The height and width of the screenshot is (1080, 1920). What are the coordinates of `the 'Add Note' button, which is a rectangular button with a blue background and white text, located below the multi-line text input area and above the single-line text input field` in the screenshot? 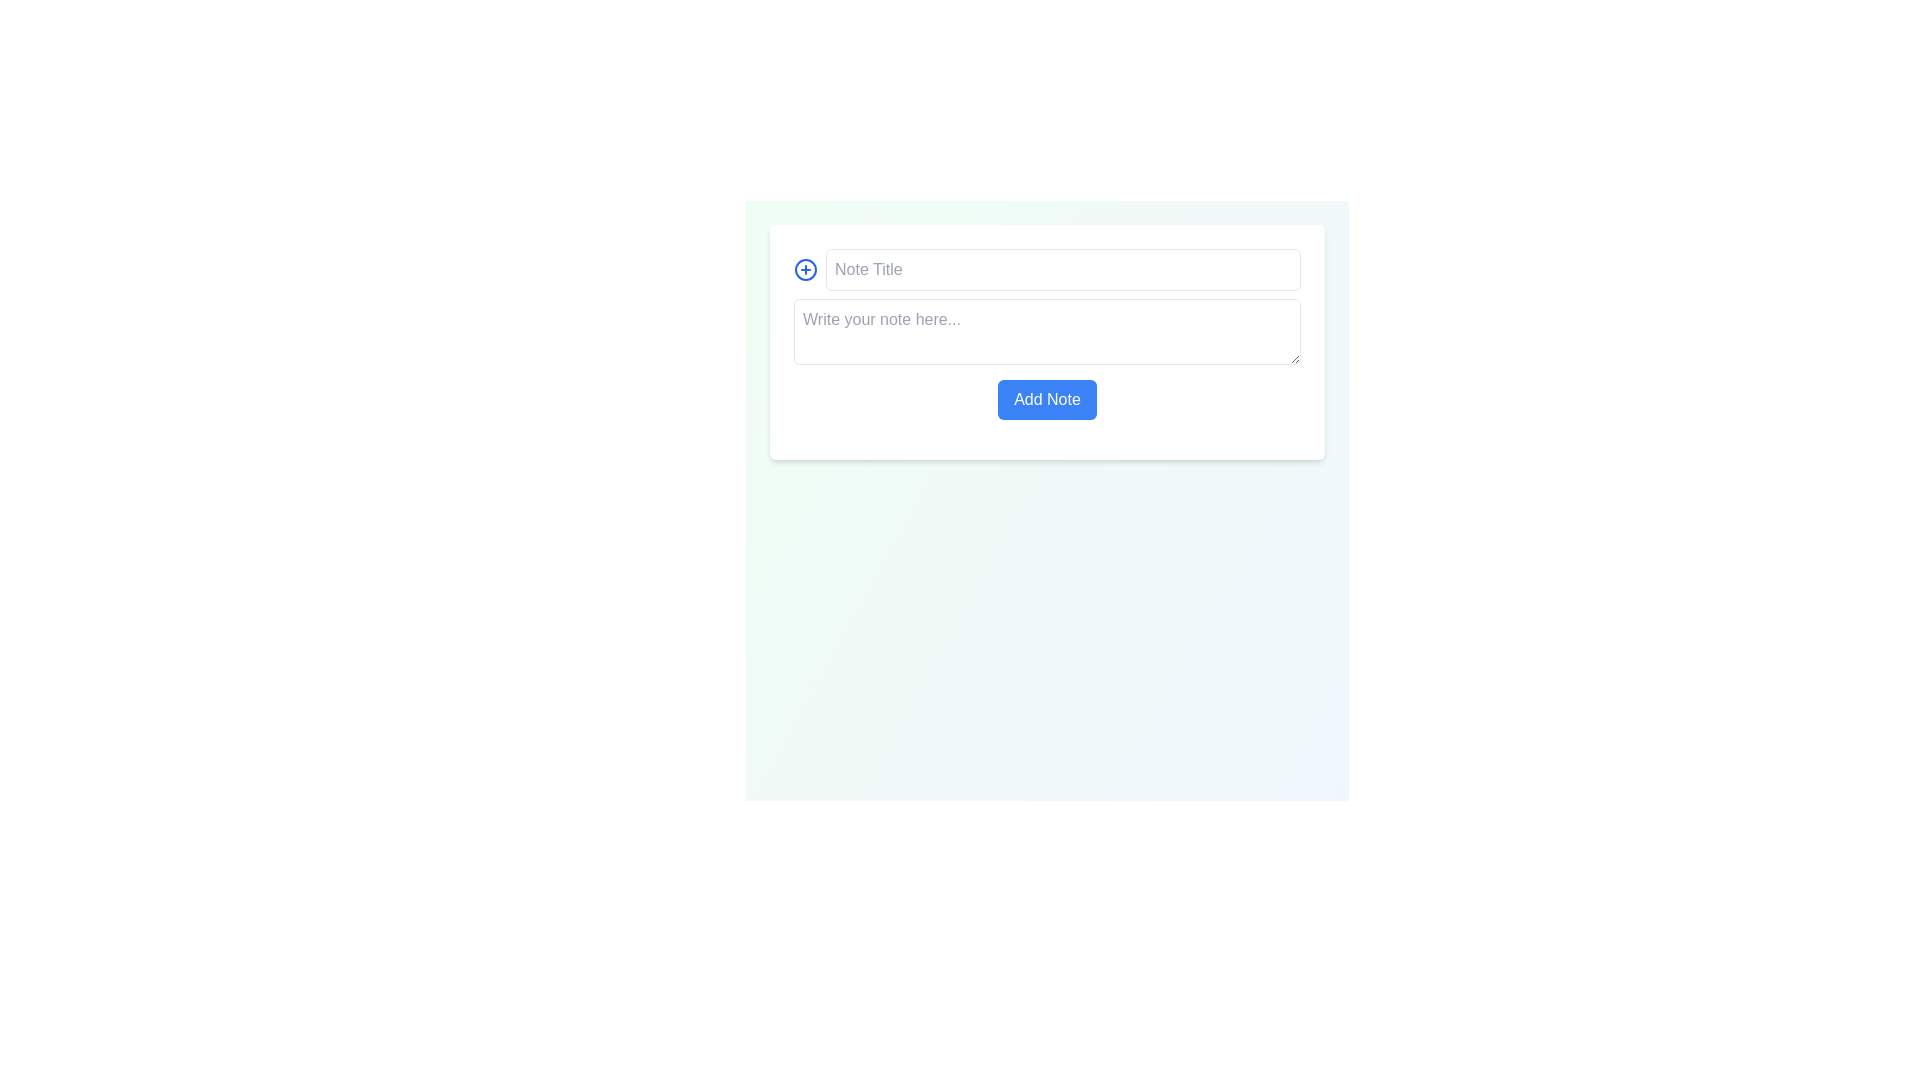 It's located at (1046, 400).